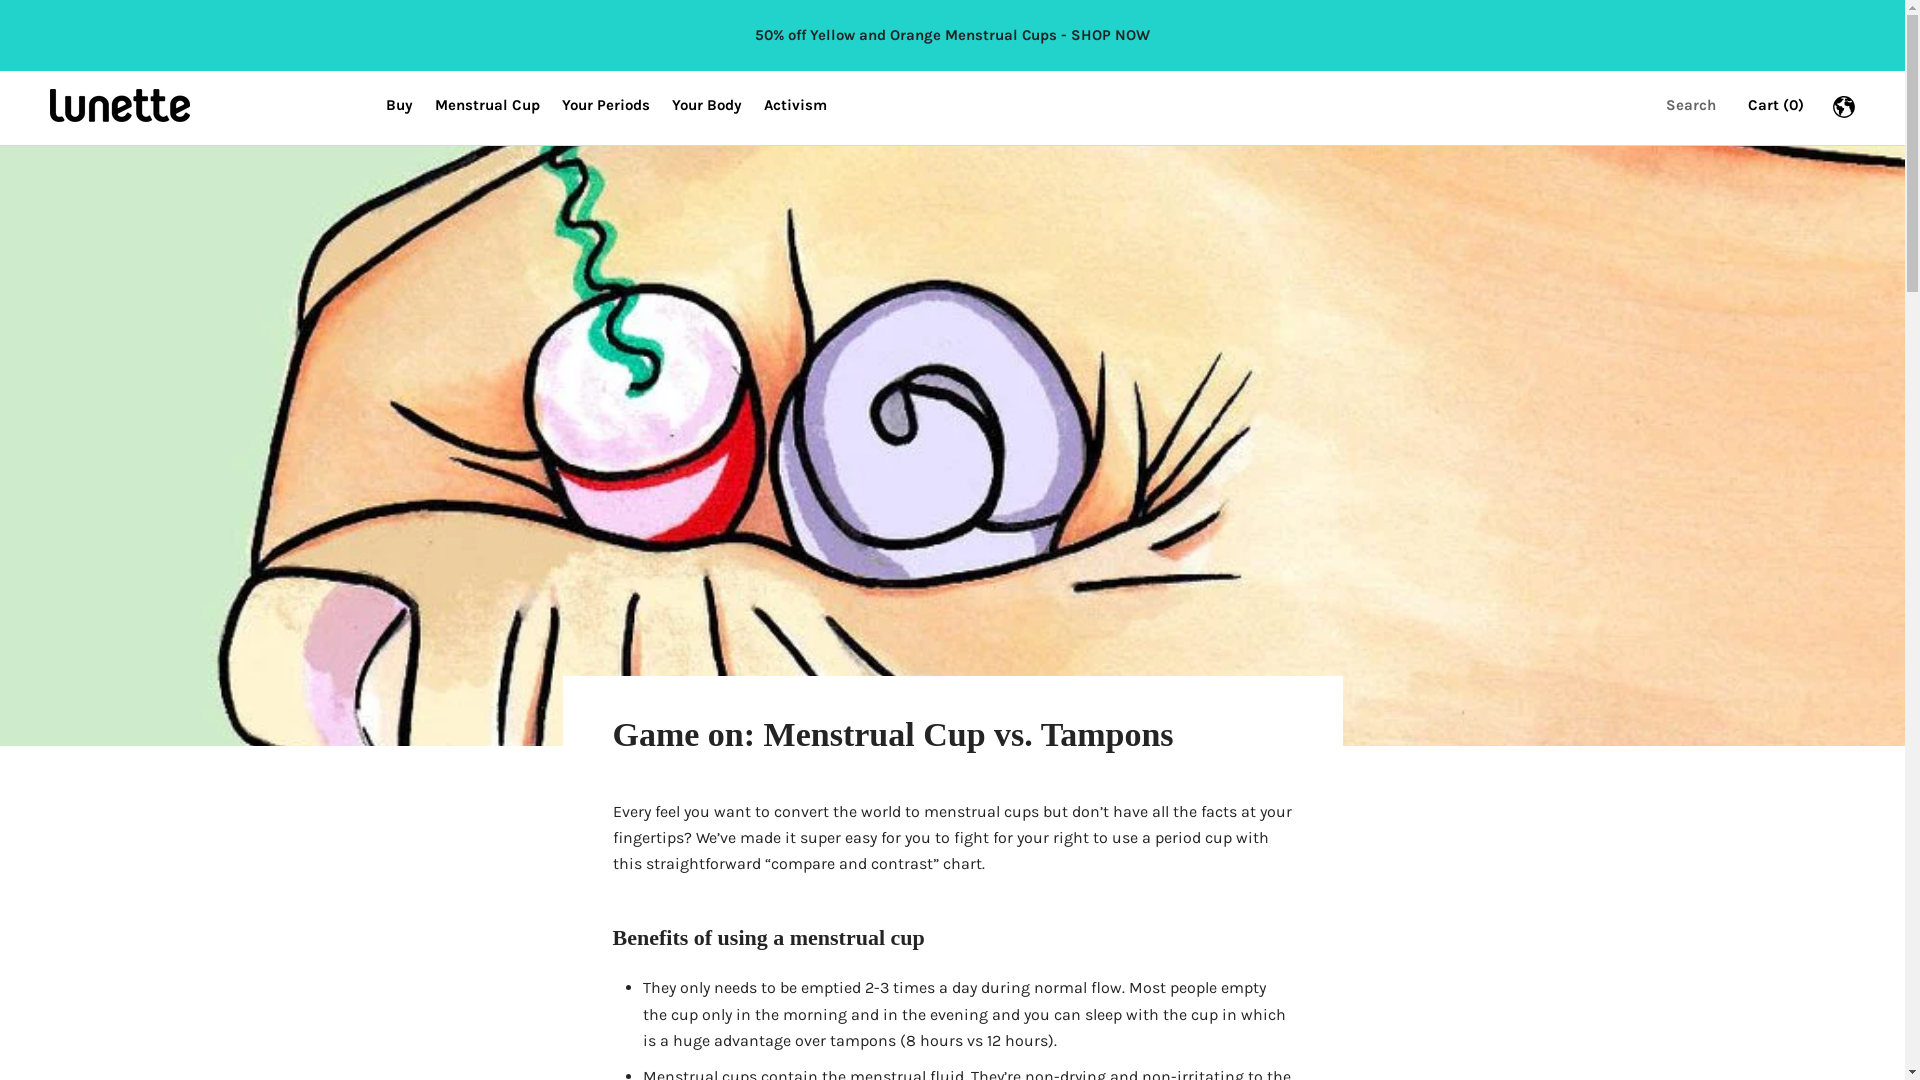  I want to click on '50% off Yellow and Orange Menstrual Cups - SHOP NOW', so click(951, 34).